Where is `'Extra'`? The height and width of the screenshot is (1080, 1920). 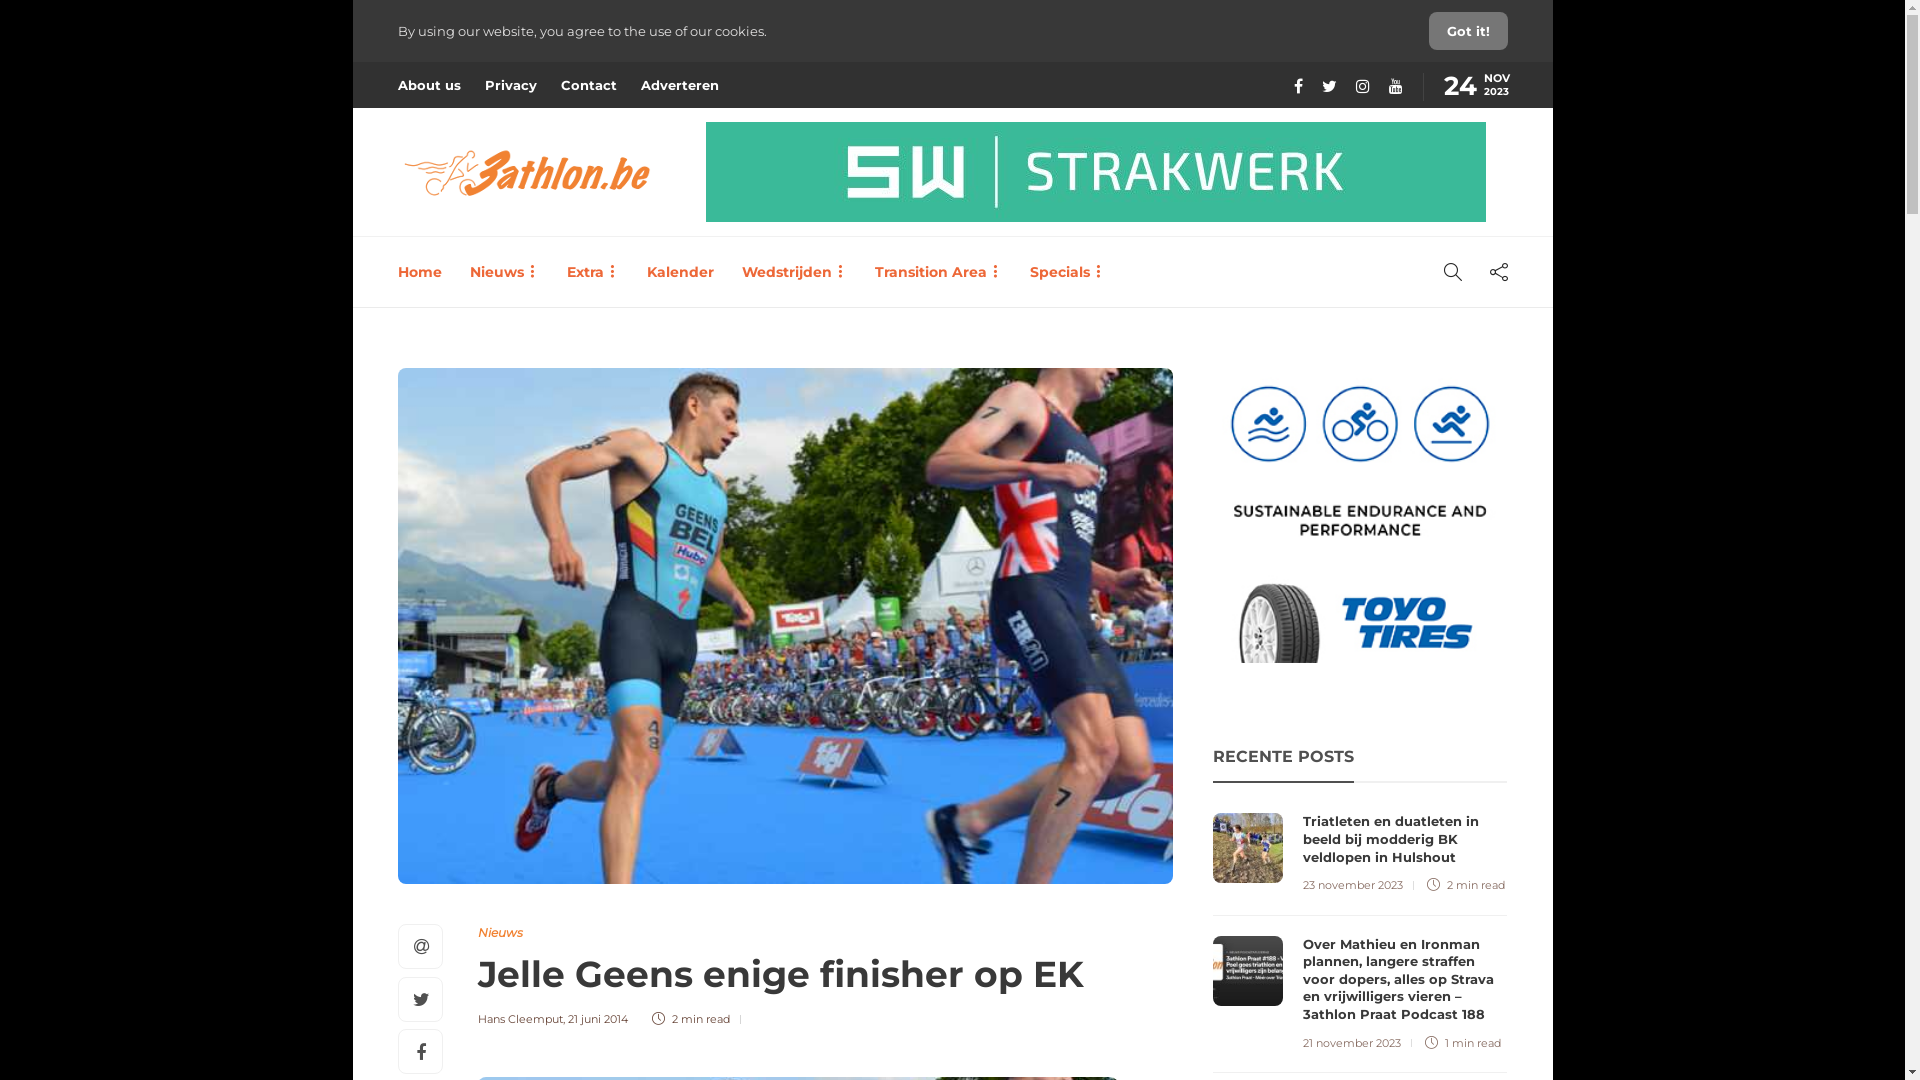
'Extra' is located at coordinates (565, 272).